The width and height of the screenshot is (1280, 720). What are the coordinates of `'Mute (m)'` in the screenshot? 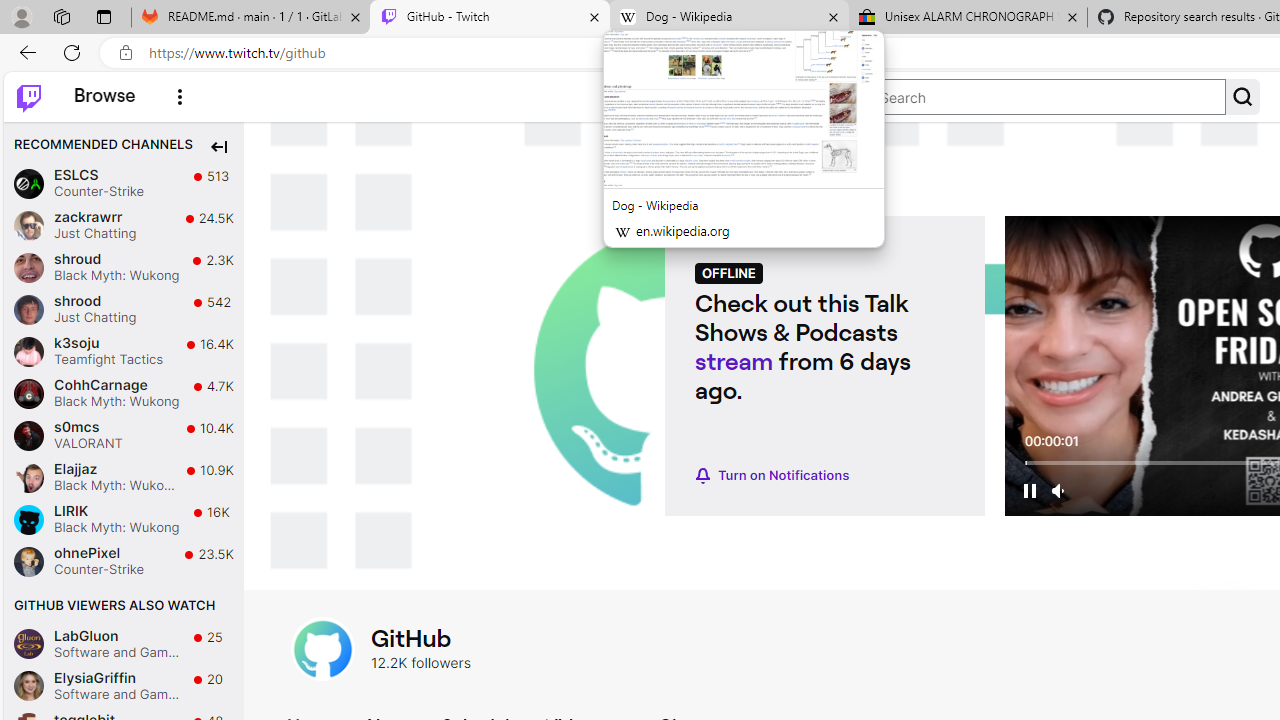 It's located at (1058, 490).